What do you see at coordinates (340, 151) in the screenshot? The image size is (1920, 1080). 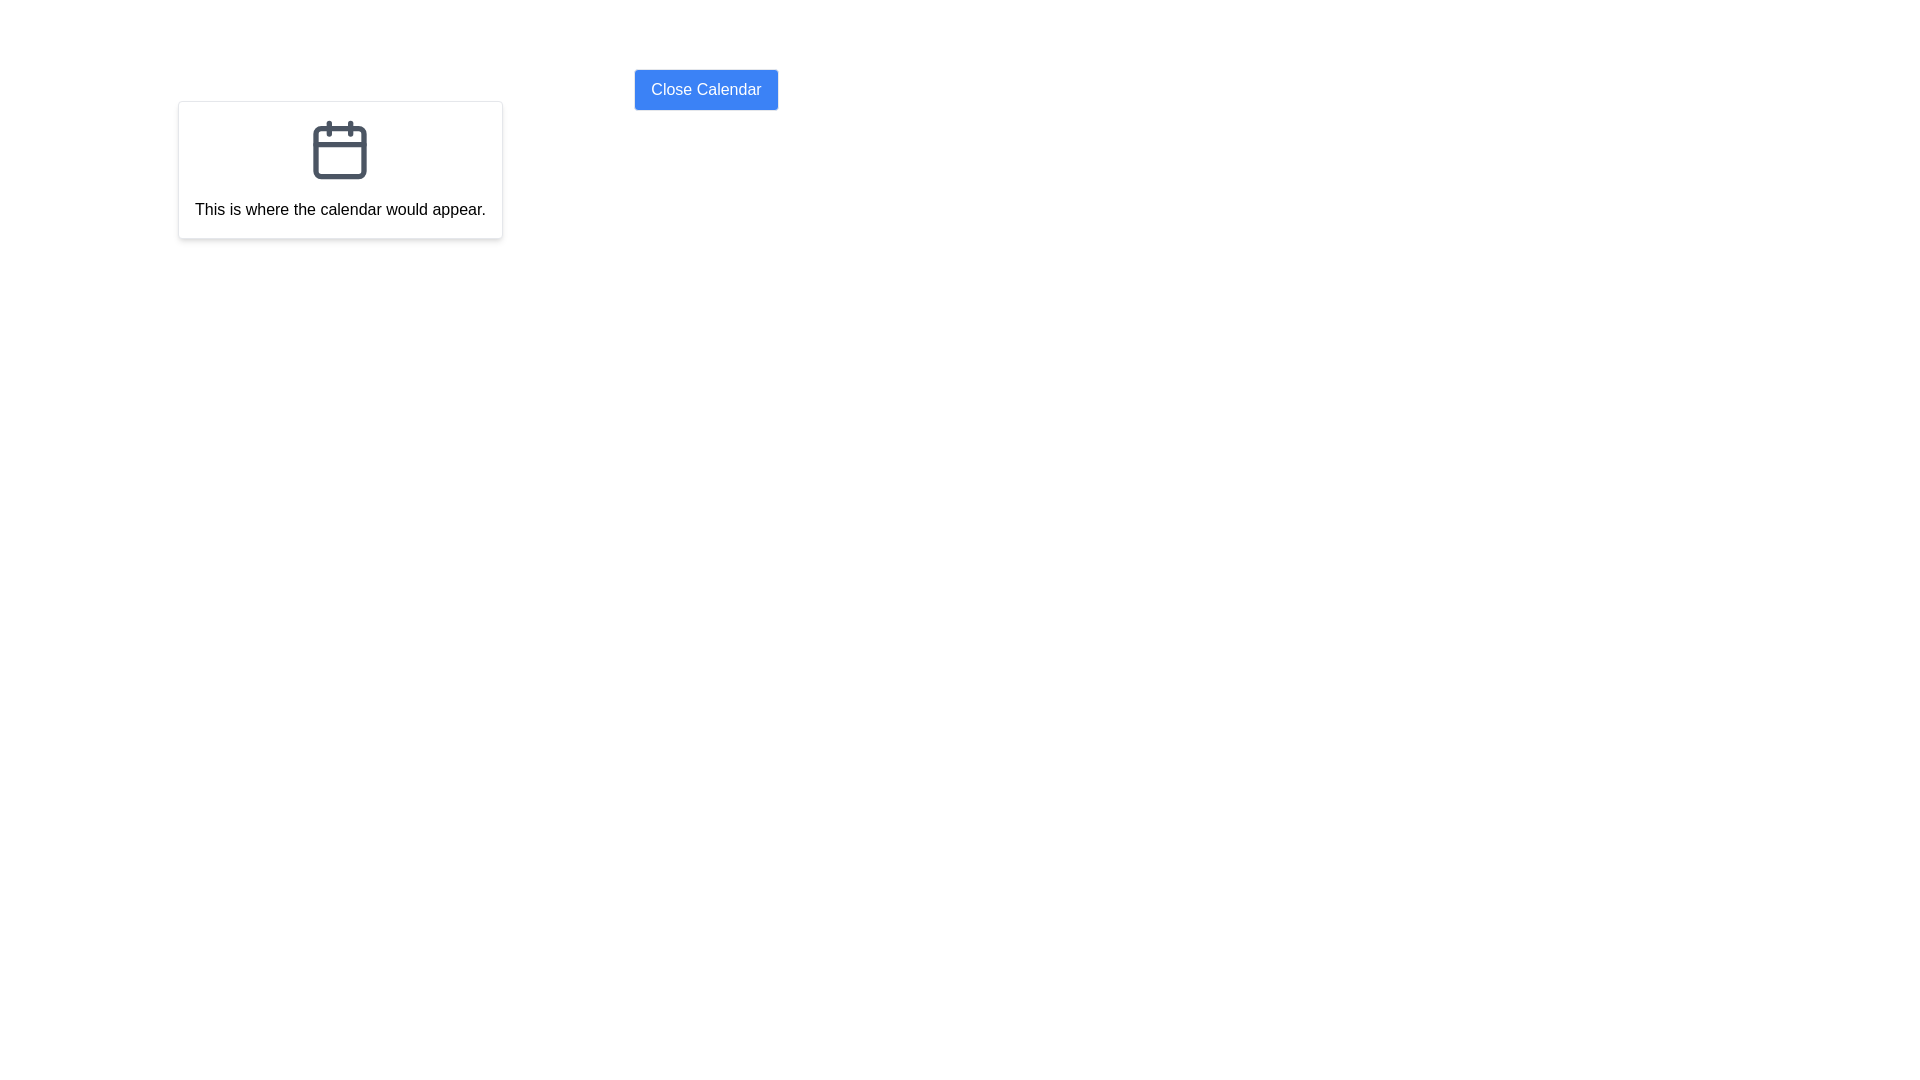 I see `the central area of the calendar grid within the calendar icon, which visually represents the body of a calendar day grid` at bounding box center [340, 151].